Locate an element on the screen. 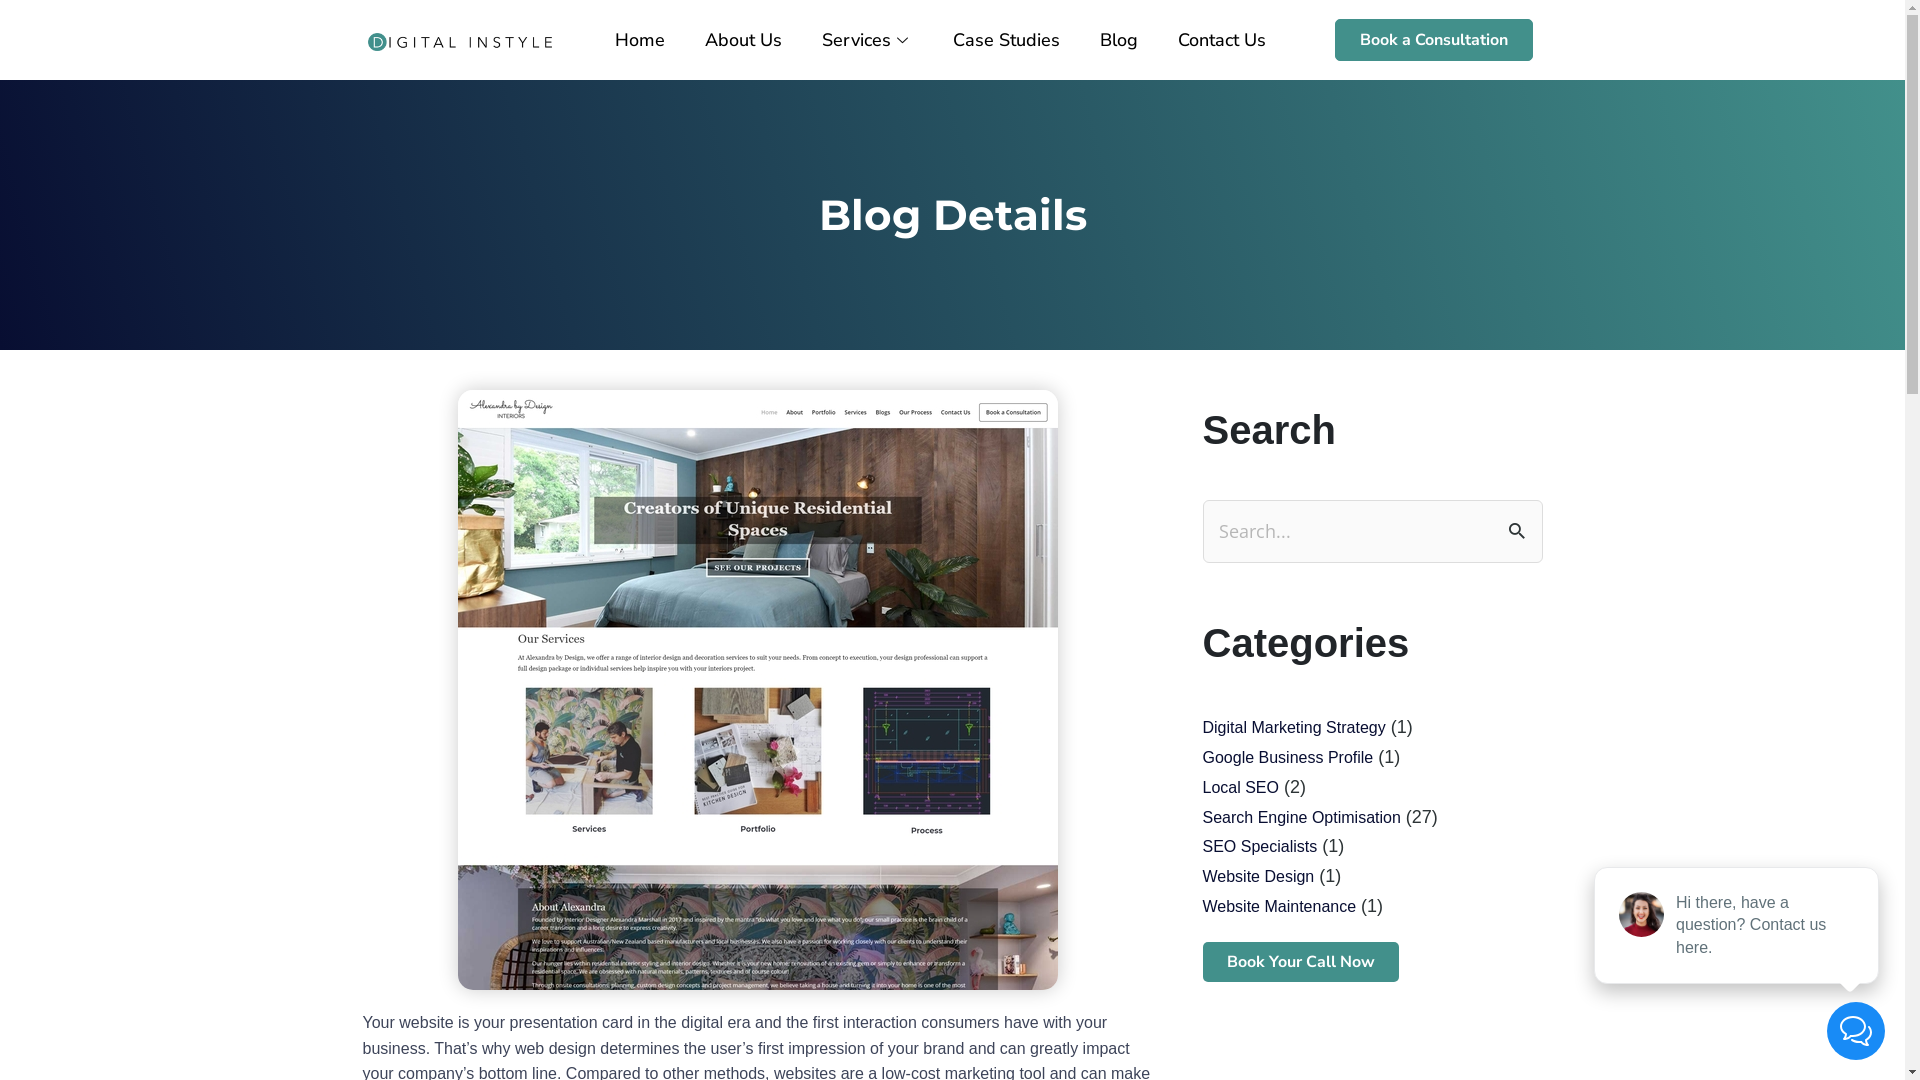  'Website Maintenance' is located at coordinates (1277, 906).